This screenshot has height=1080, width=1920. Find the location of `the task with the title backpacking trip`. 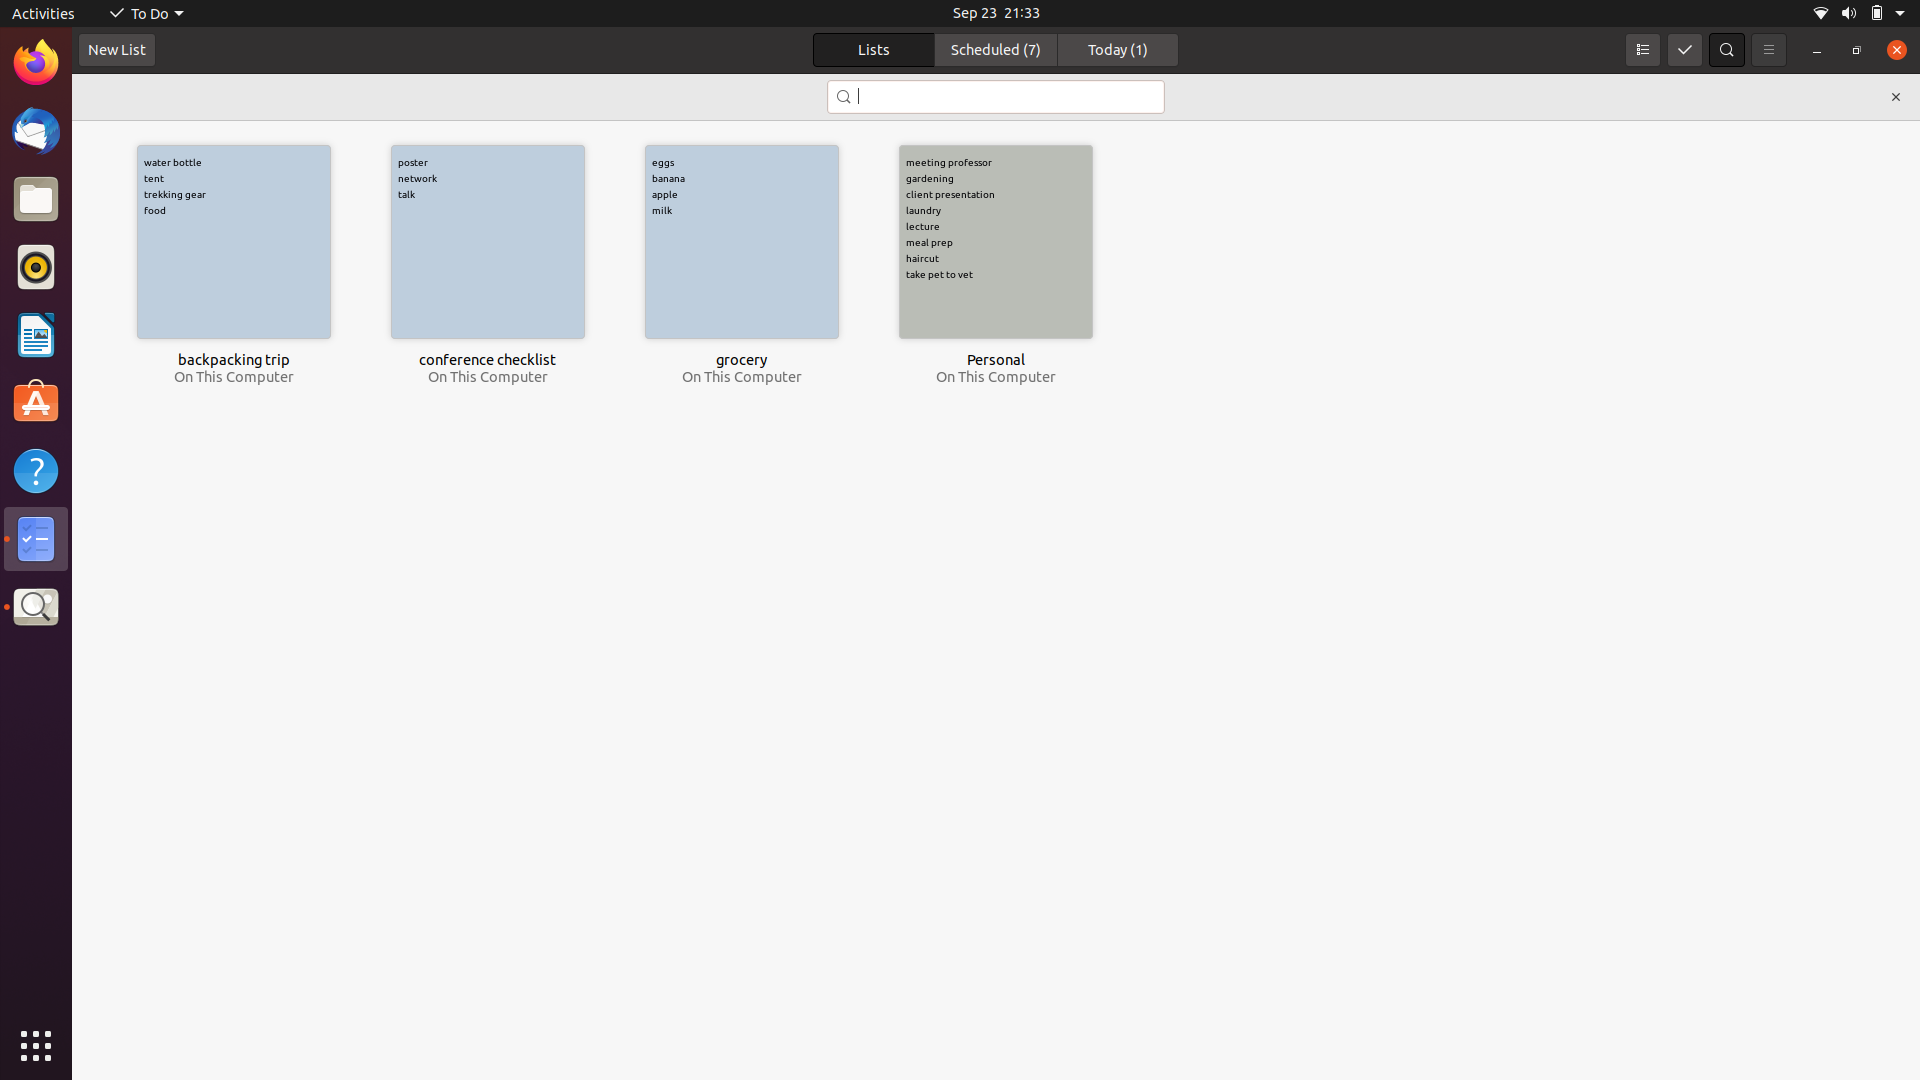

the task with the title backpacking trip is located at coordinates (233, 241).